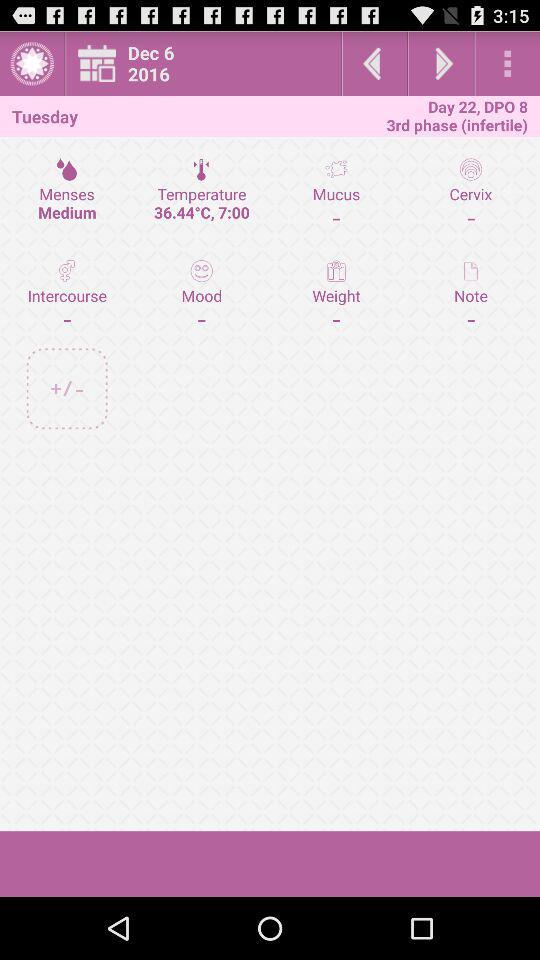  I want to click on previous page, so click(374, 63).